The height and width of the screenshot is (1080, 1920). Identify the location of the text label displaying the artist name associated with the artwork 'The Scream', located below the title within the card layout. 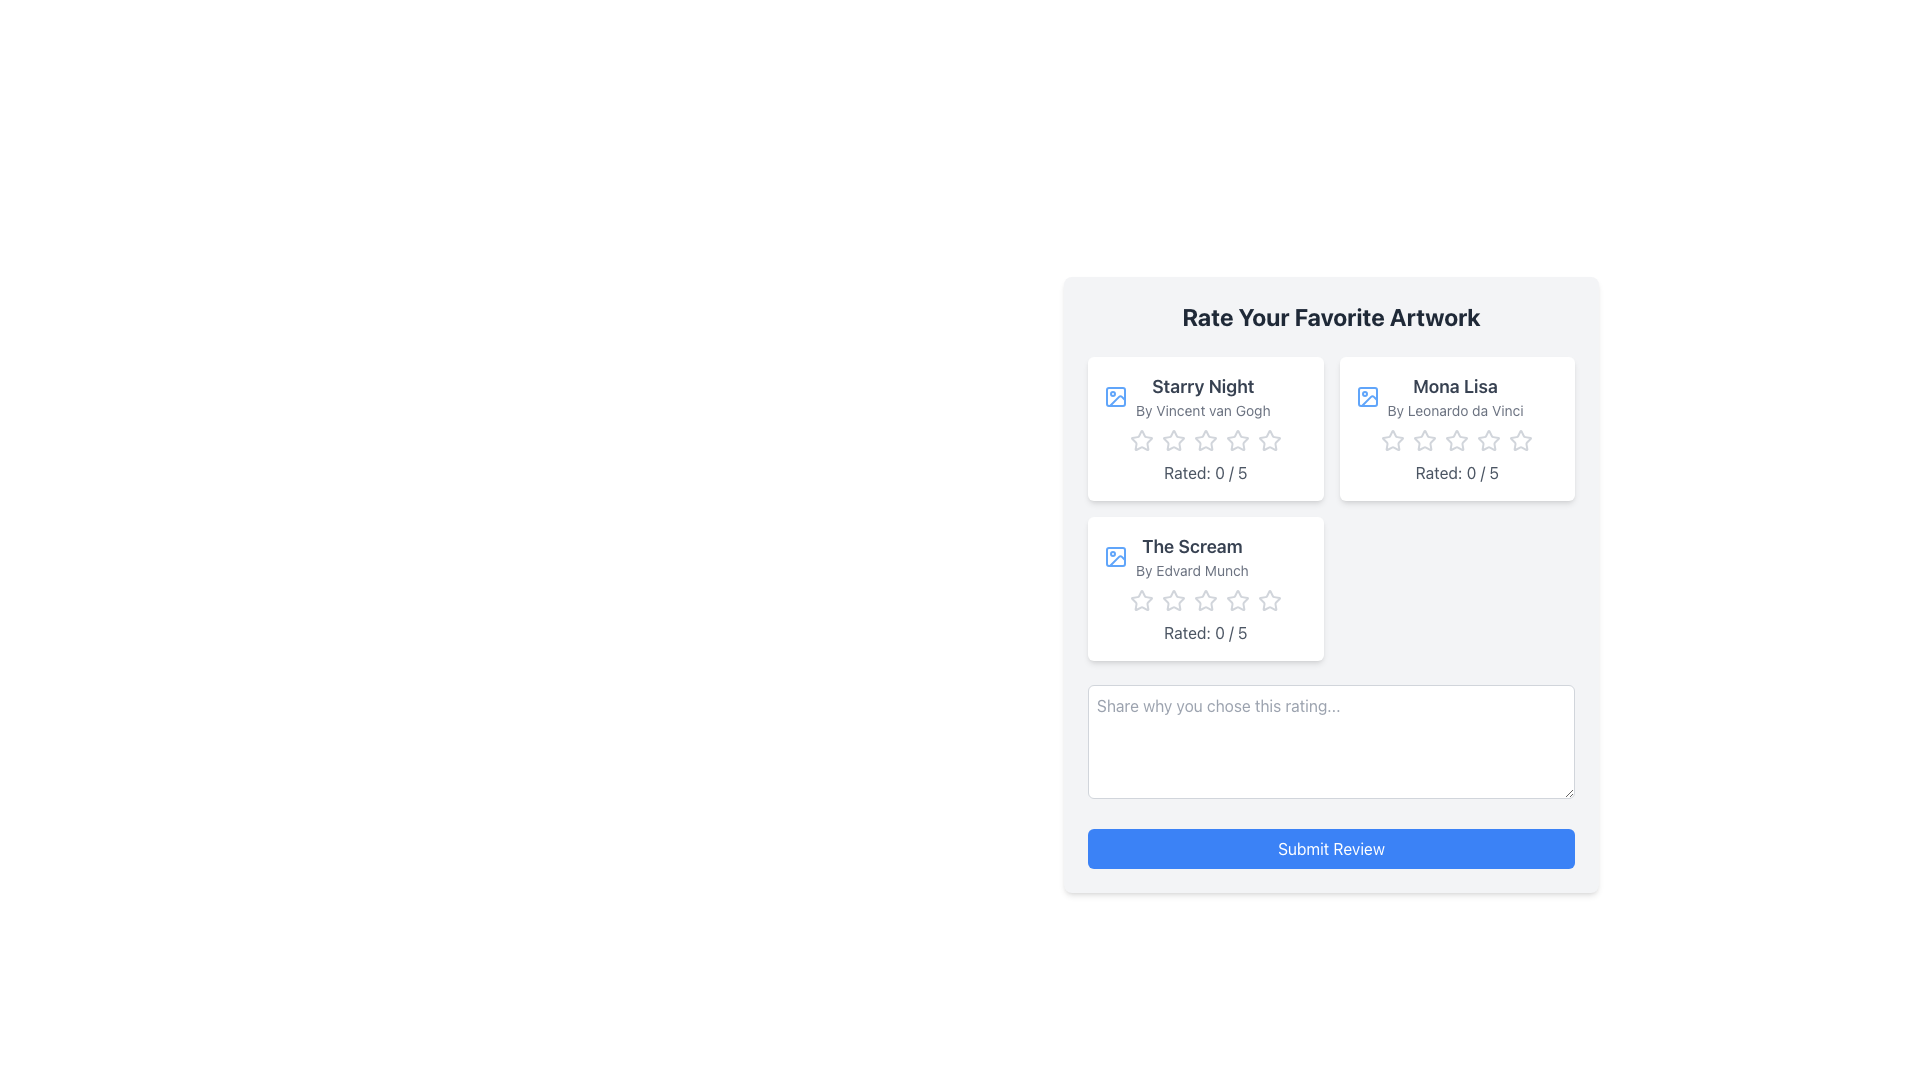
(1192, 570).